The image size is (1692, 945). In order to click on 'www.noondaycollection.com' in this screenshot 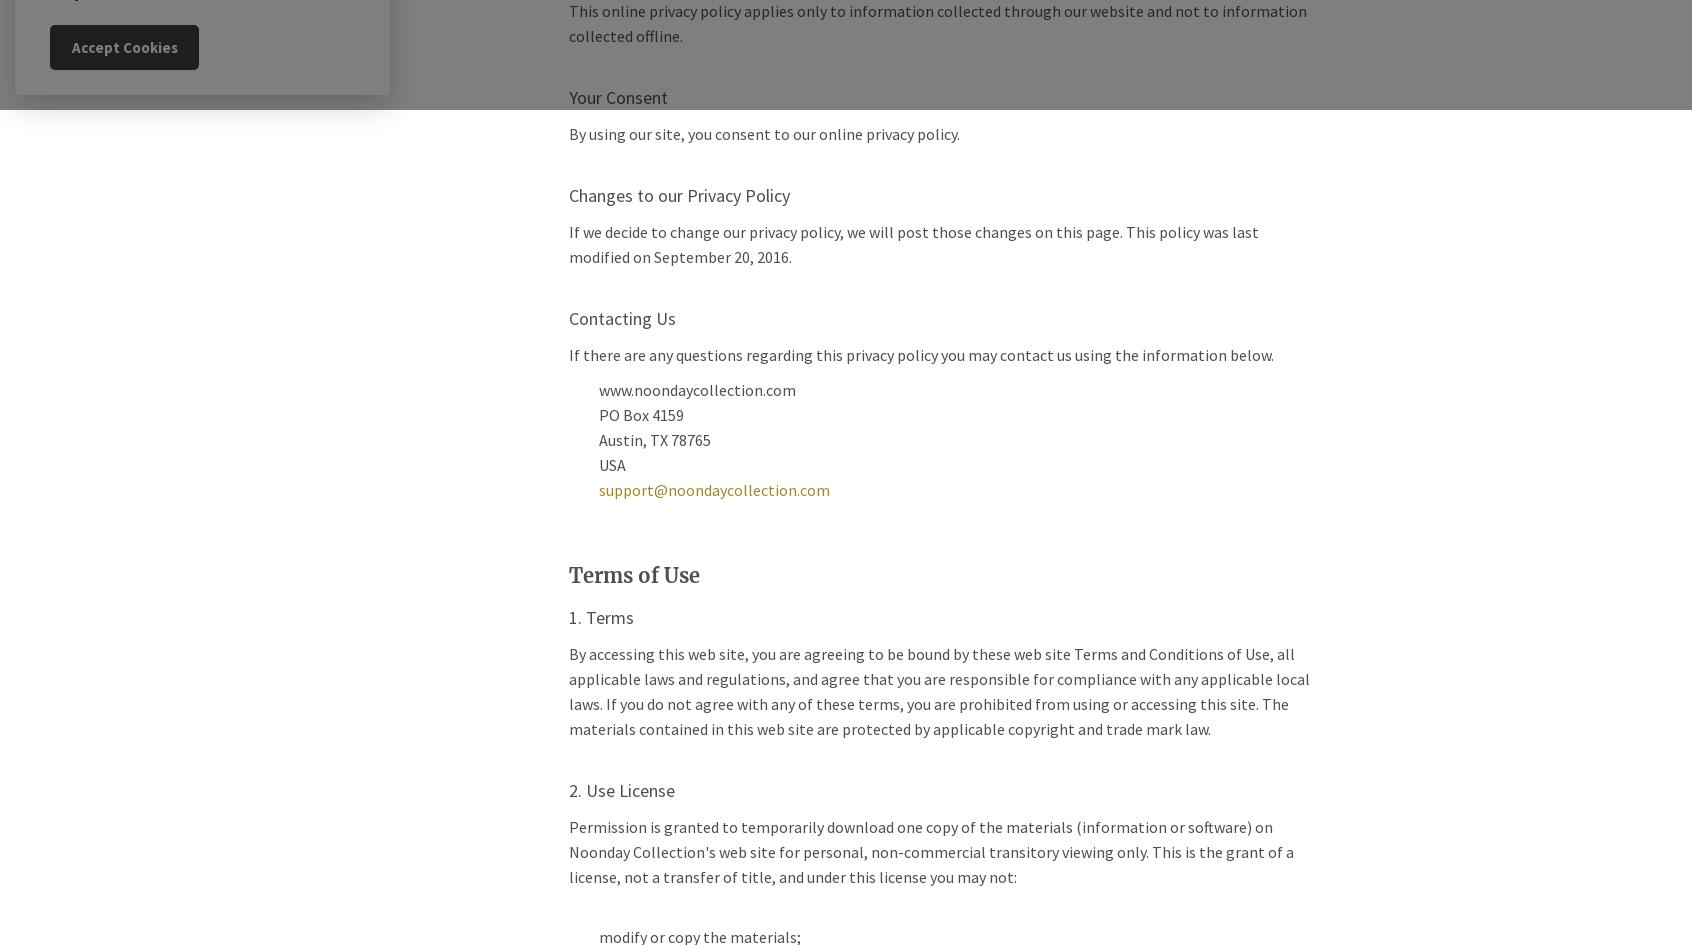, I will do `click(696, 389)`.